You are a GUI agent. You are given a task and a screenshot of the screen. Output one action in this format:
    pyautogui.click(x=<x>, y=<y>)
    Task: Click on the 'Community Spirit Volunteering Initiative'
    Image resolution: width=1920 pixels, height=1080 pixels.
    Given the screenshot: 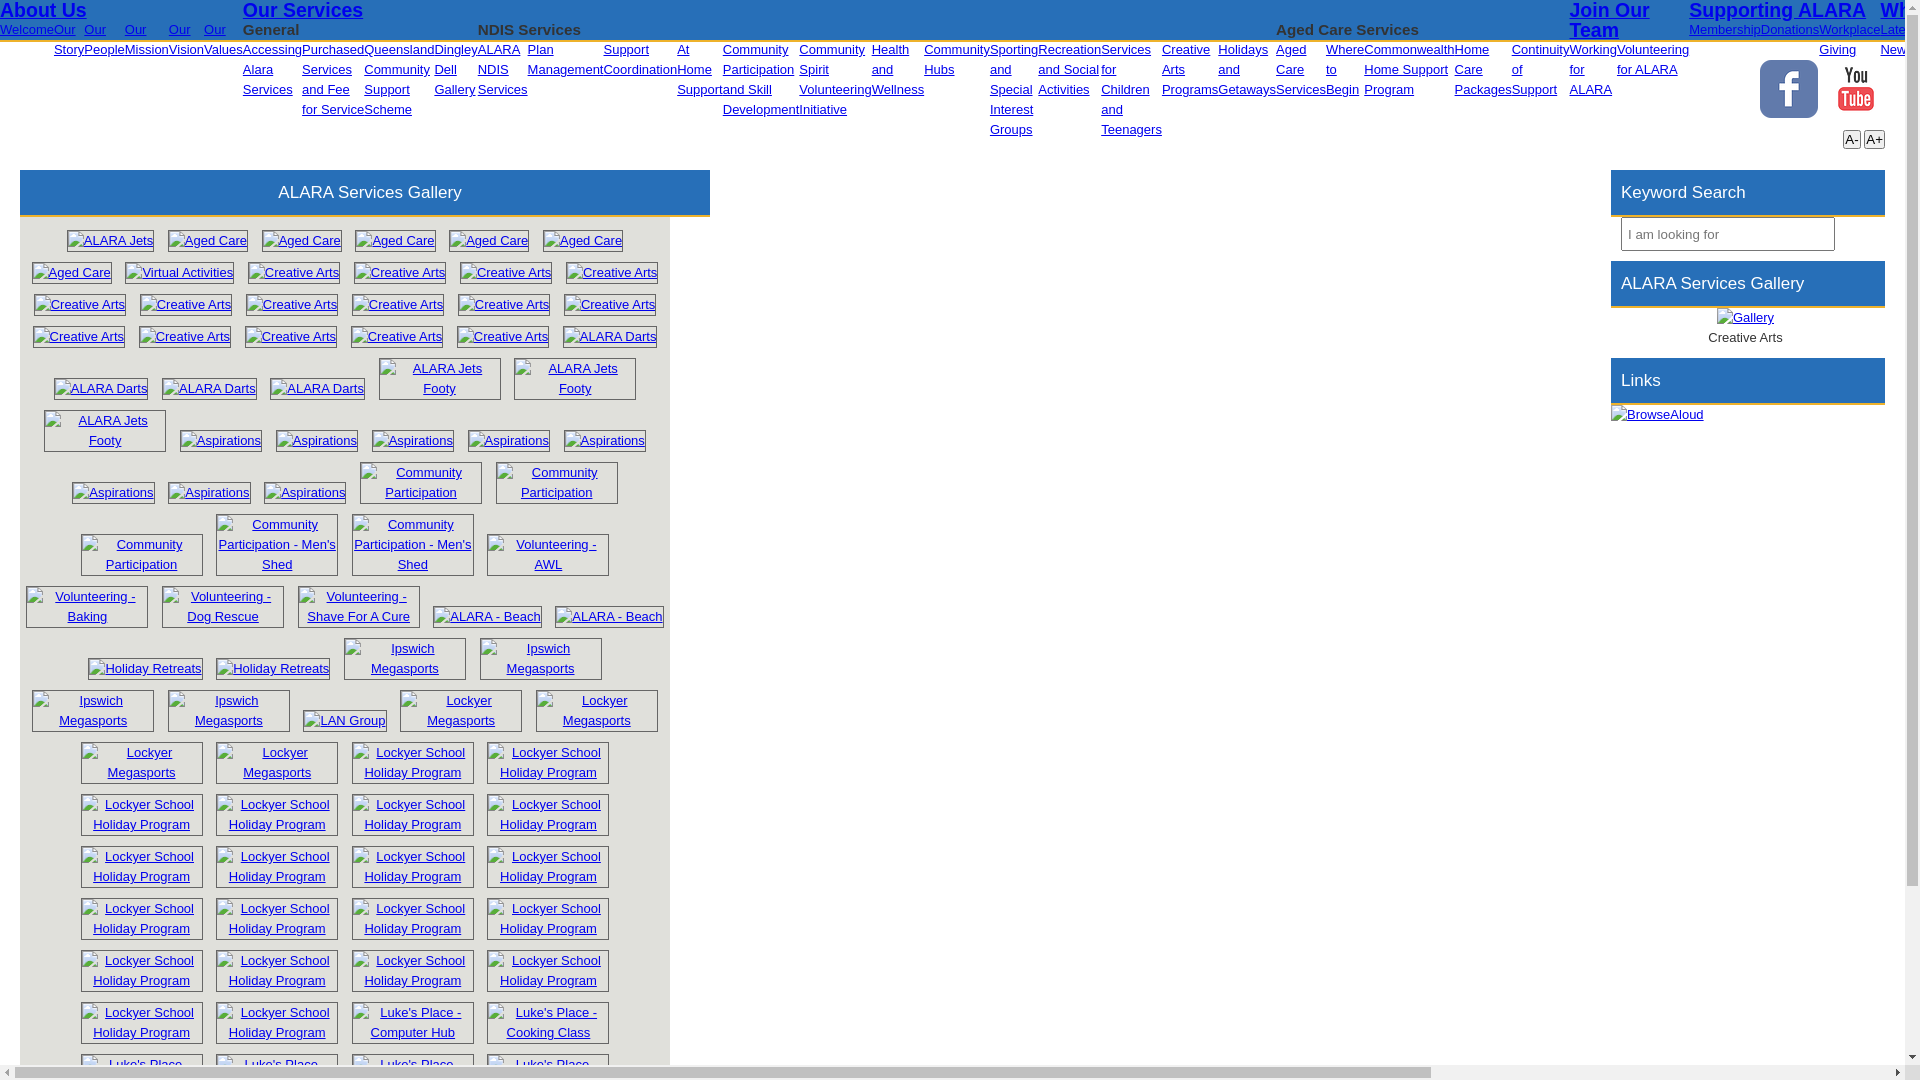 What is the action you would take?
    pyautogui.click(x=835, y=78)
    